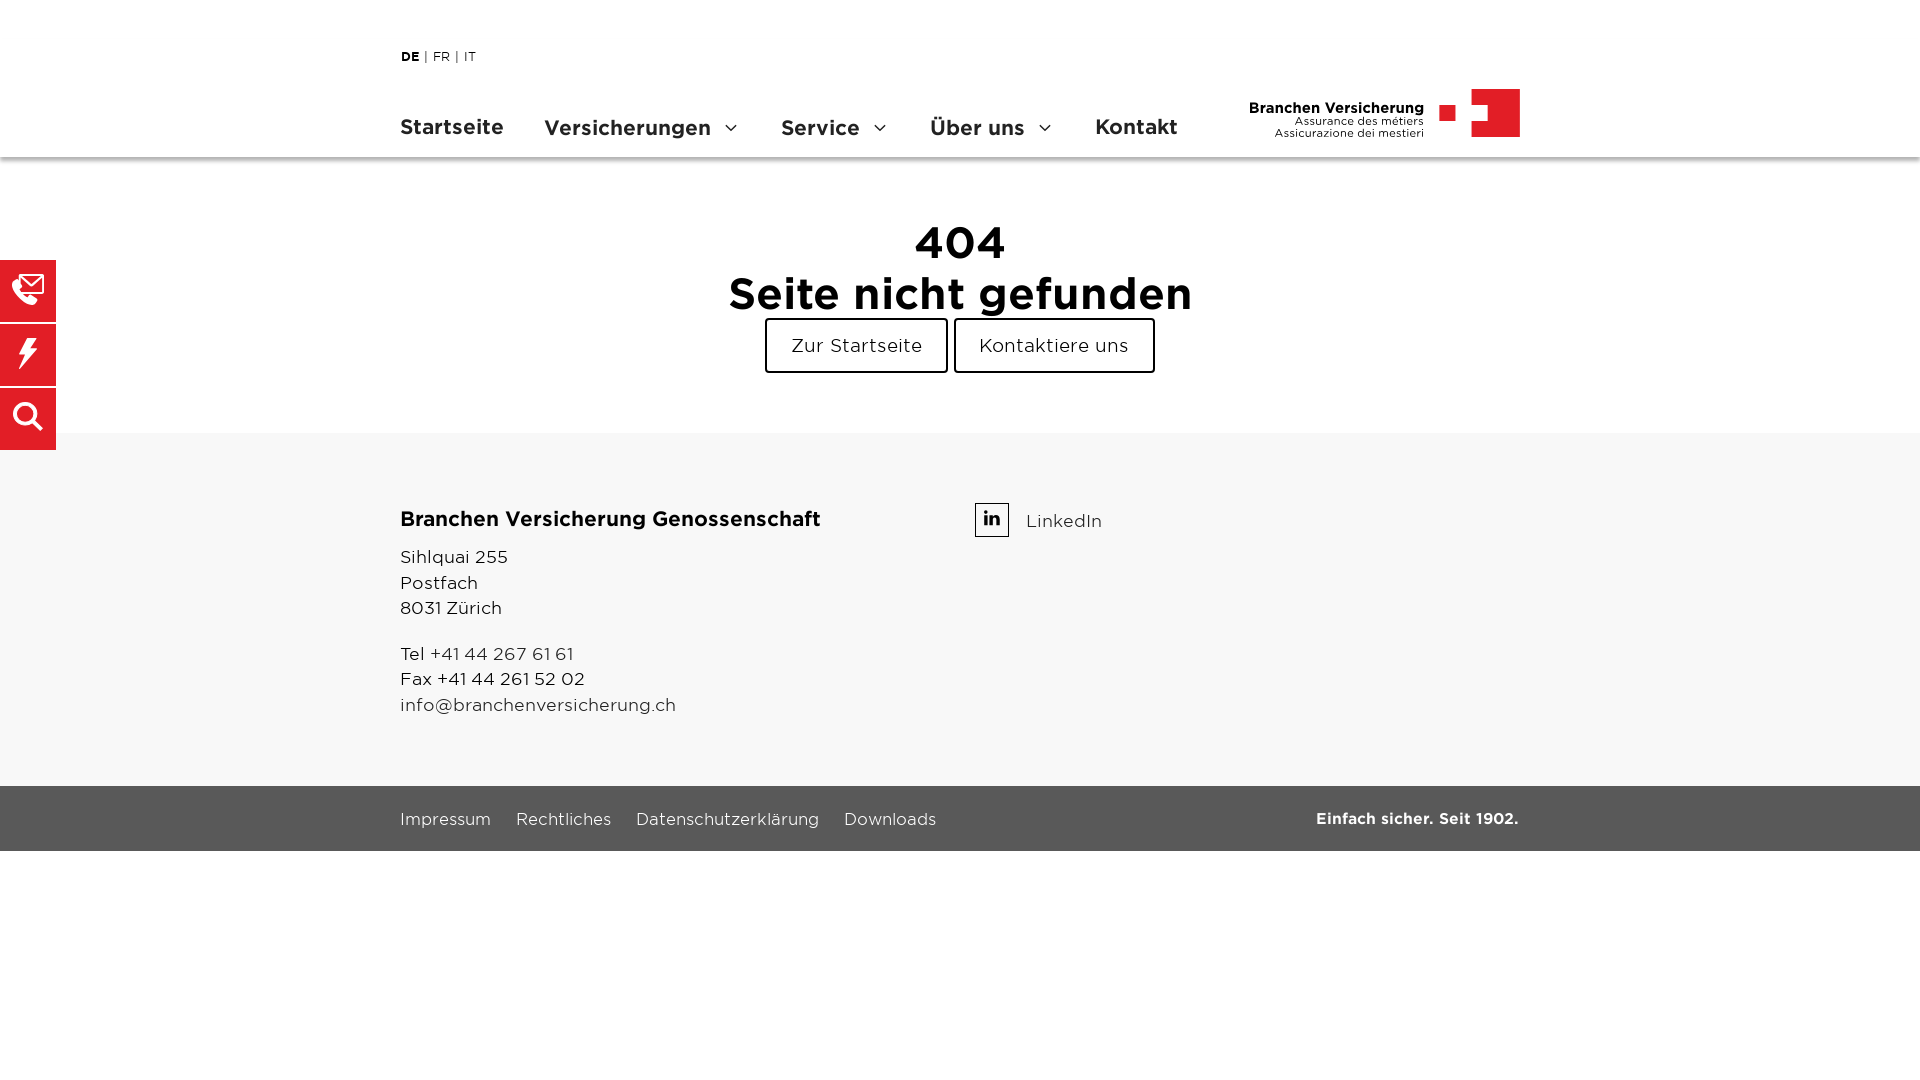 This screenshot has height=1080, width=1920. I want to click on 'Versicherungen', so click(523, 126).